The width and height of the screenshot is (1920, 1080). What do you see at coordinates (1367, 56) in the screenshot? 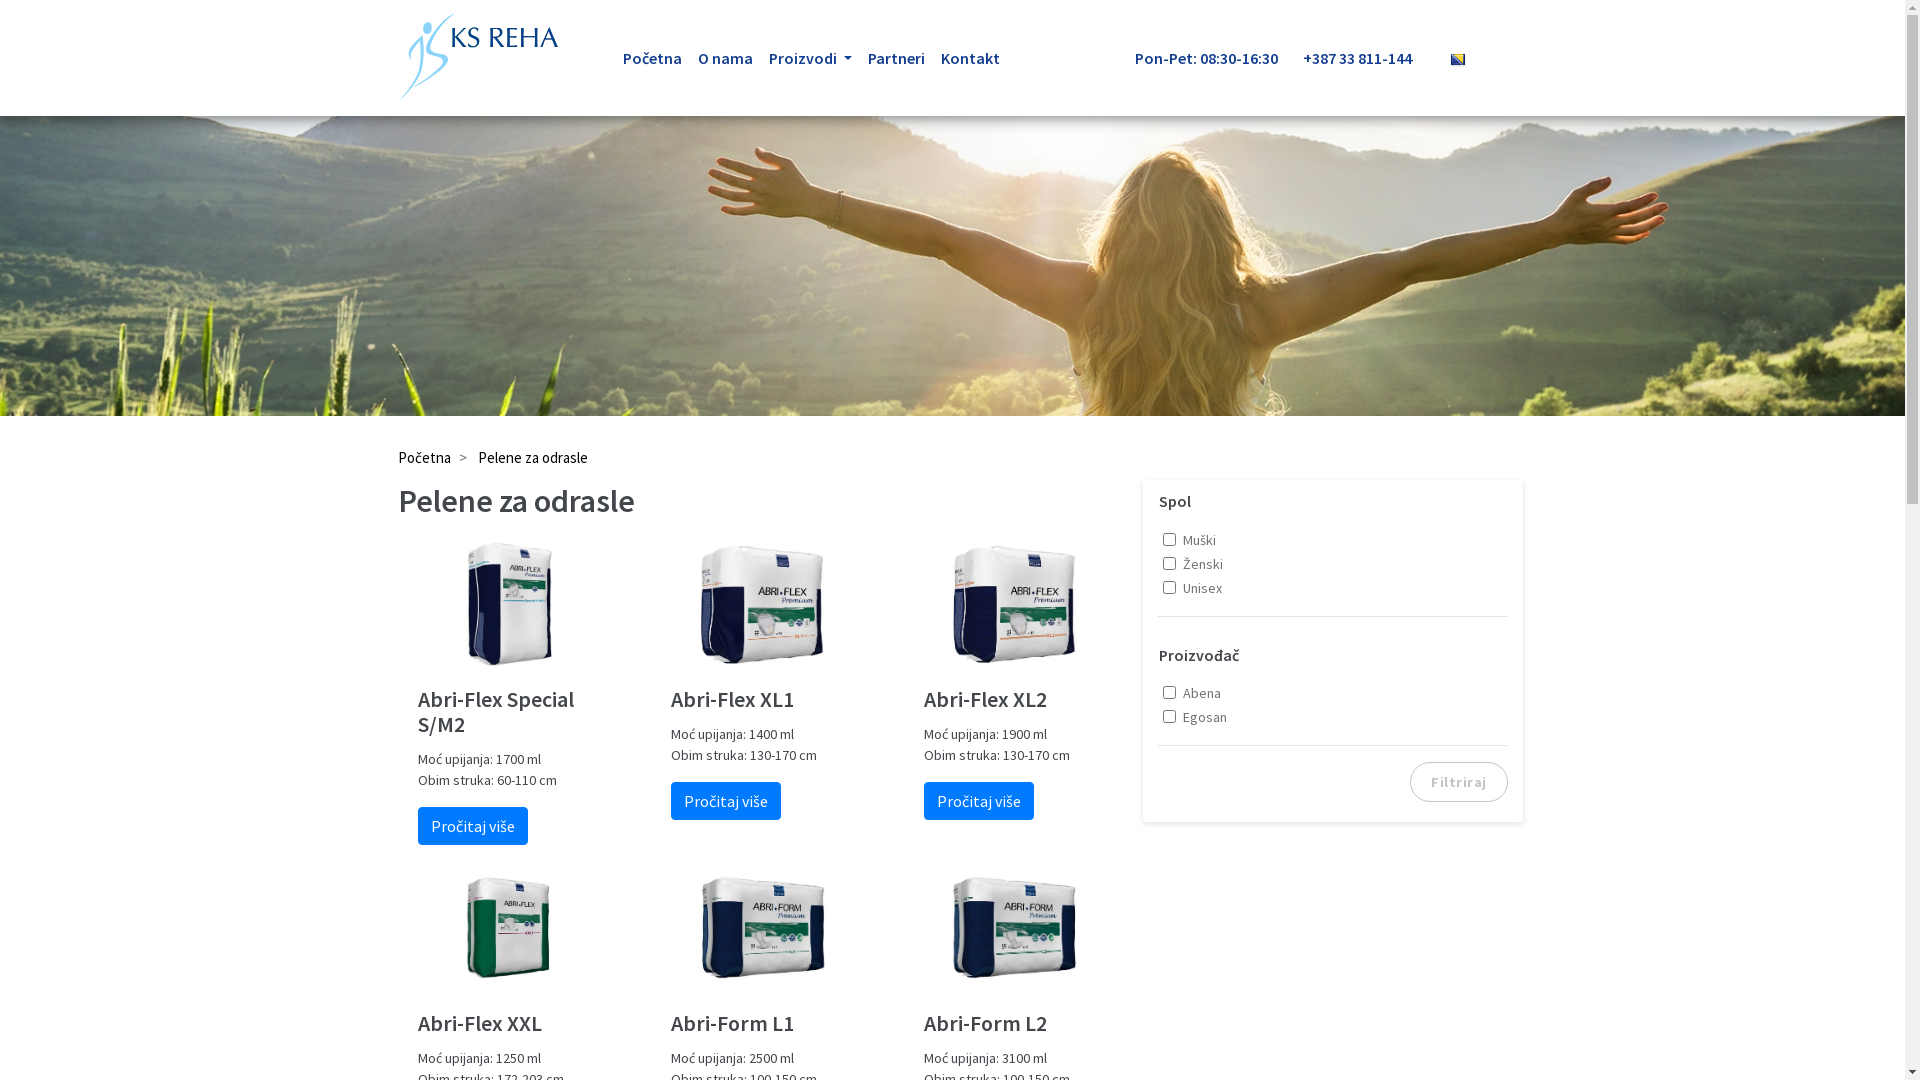
I see `'+387 33 811-144'` at bounding box center [1367, 56].